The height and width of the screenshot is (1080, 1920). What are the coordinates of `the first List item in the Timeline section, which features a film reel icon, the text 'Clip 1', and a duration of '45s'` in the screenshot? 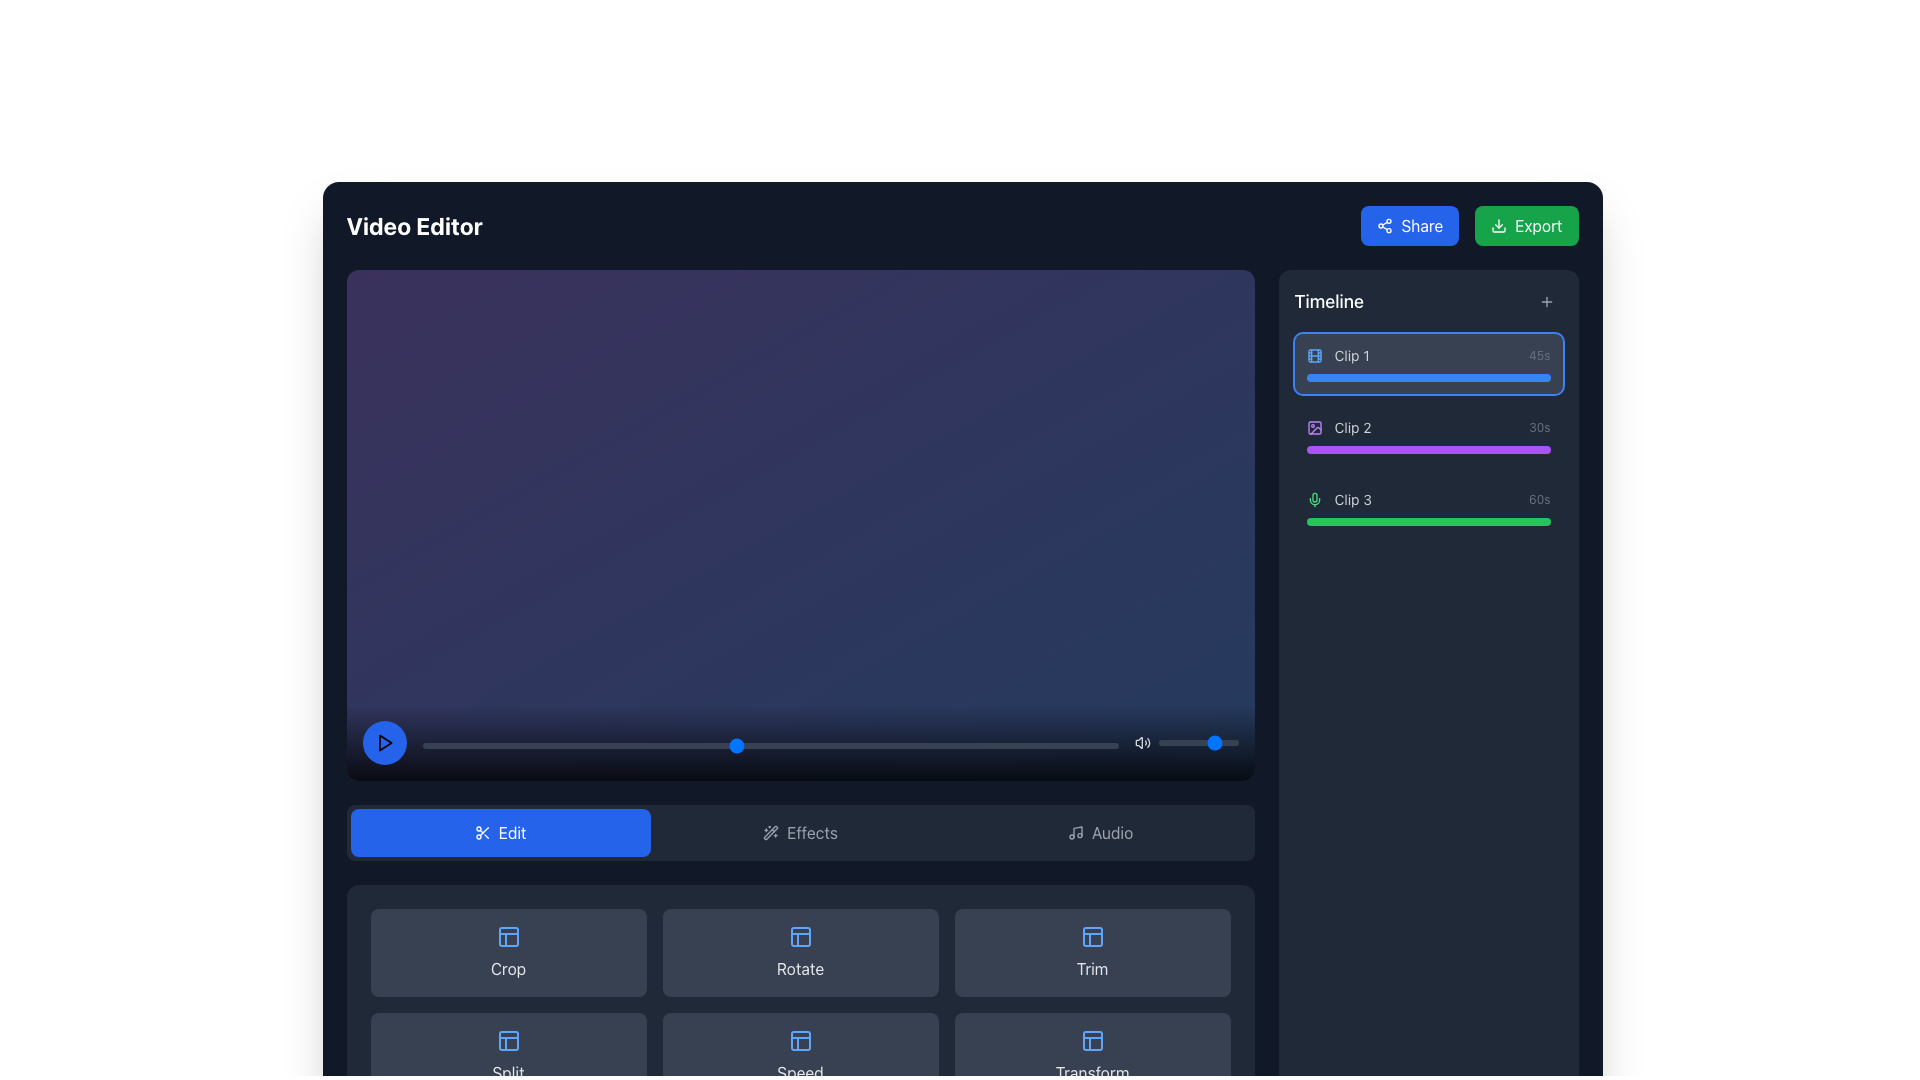 It's located at (1427, 363).